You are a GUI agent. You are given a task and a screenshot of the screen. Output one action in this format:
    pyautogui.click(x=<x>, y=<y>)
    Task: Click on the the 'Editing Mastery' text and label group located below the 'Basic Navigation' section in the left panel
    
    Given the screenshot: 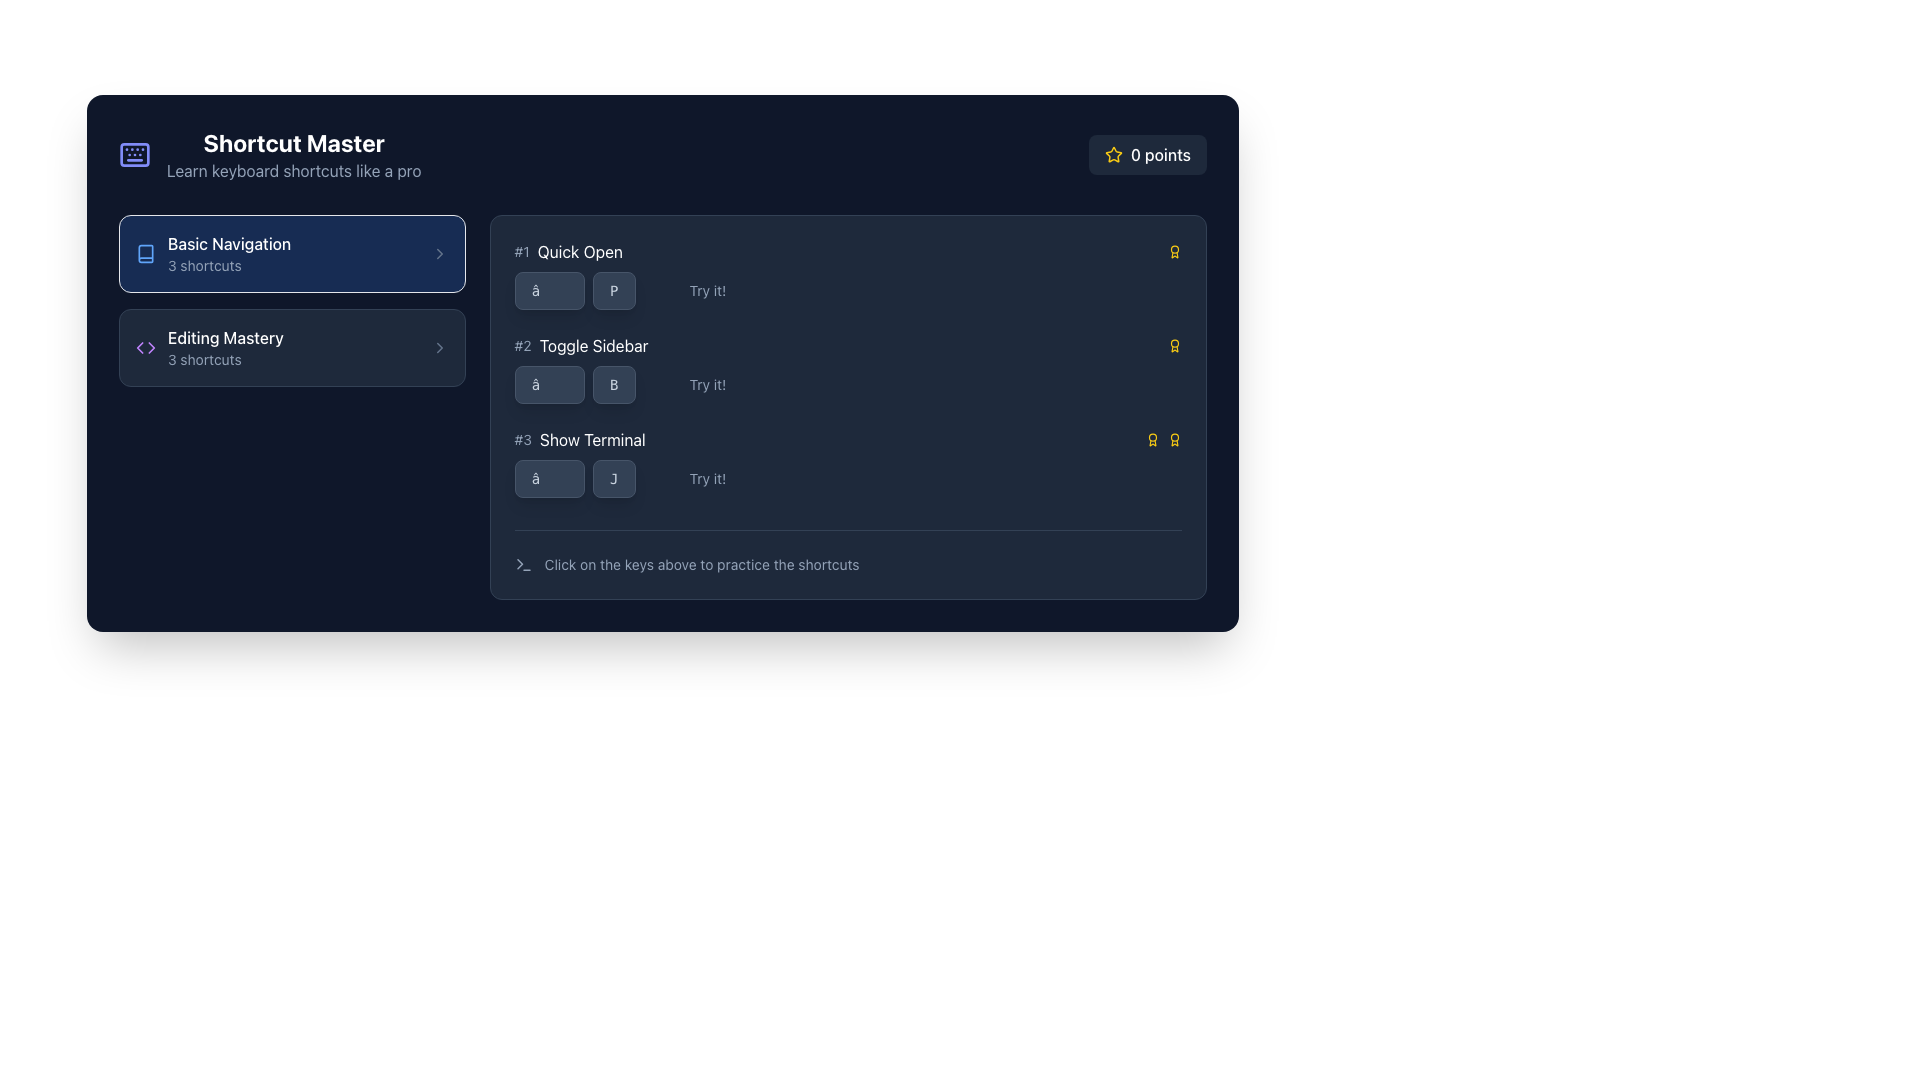 What is the action you would take?
    pyautogui.click(x=225, y=346)
    